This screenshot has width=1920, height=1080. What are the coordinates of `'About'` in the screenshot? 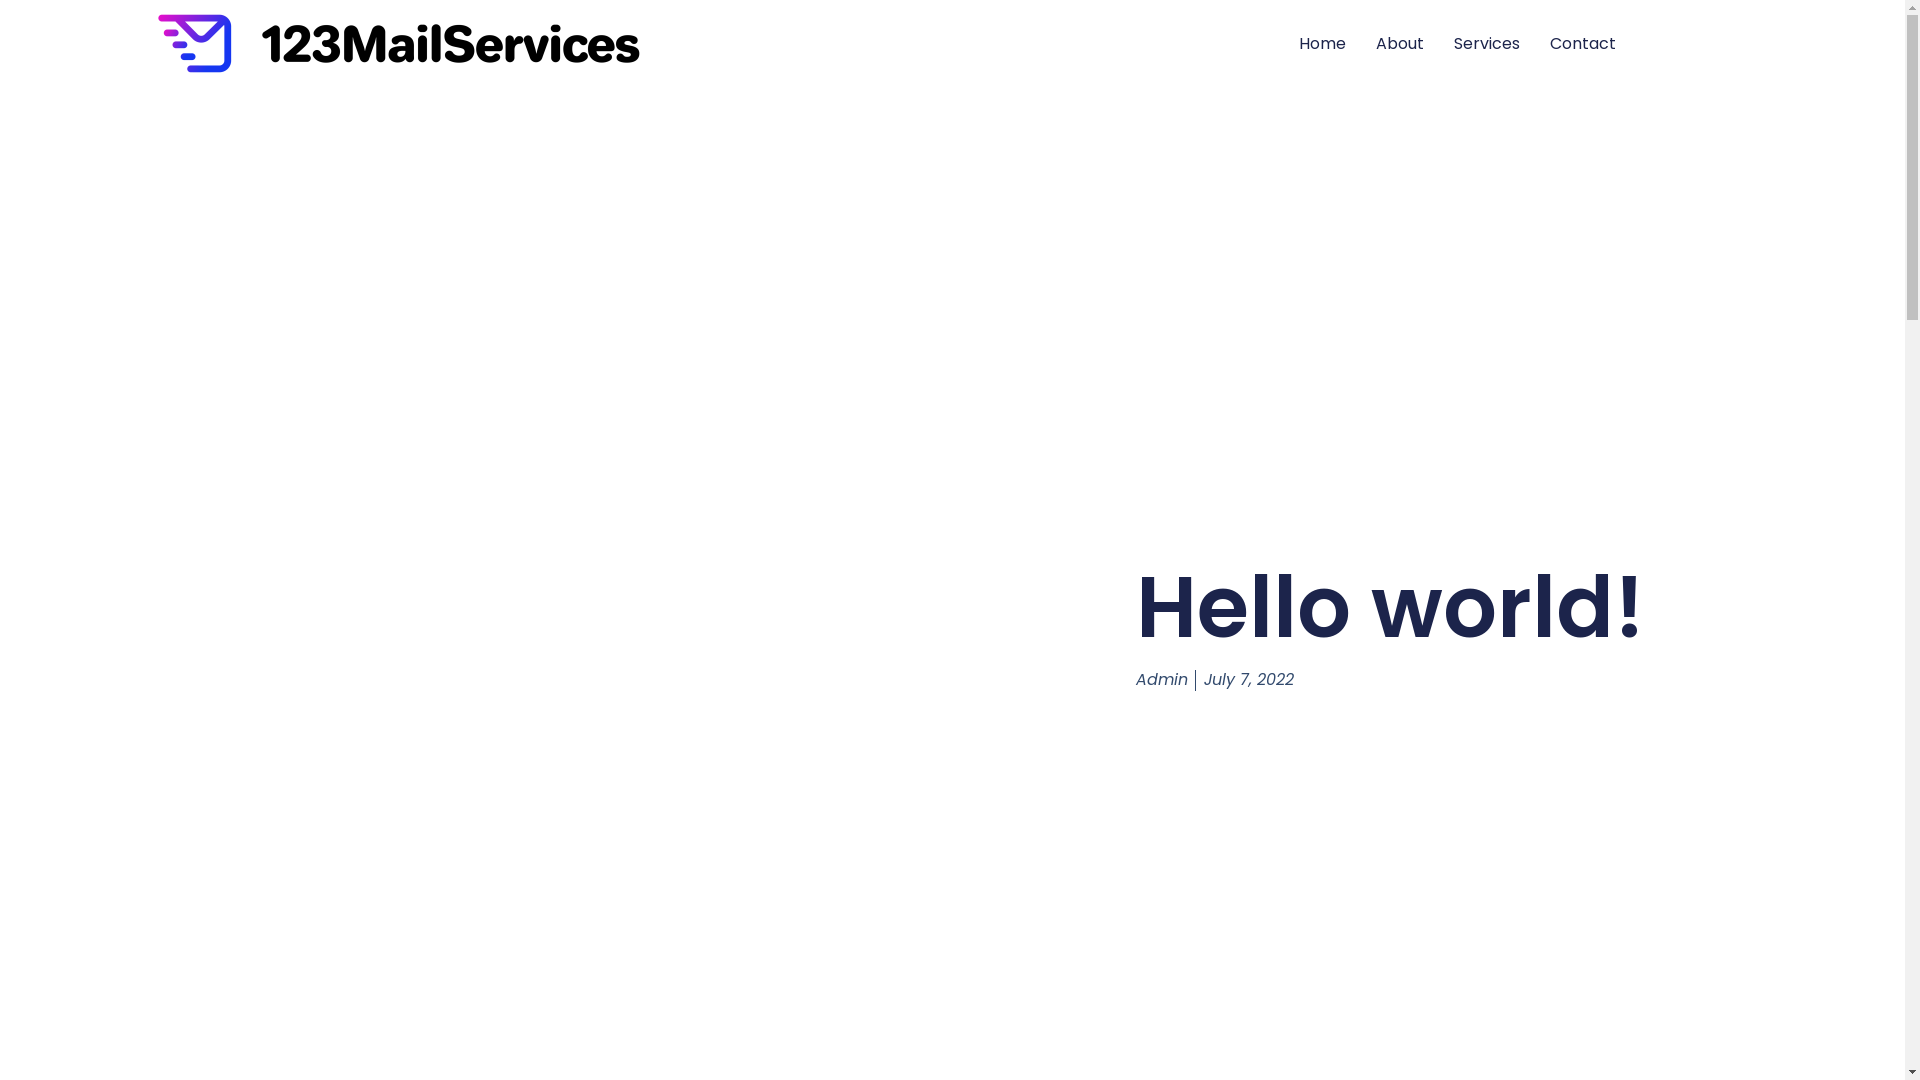 It's located at (1375, 43).